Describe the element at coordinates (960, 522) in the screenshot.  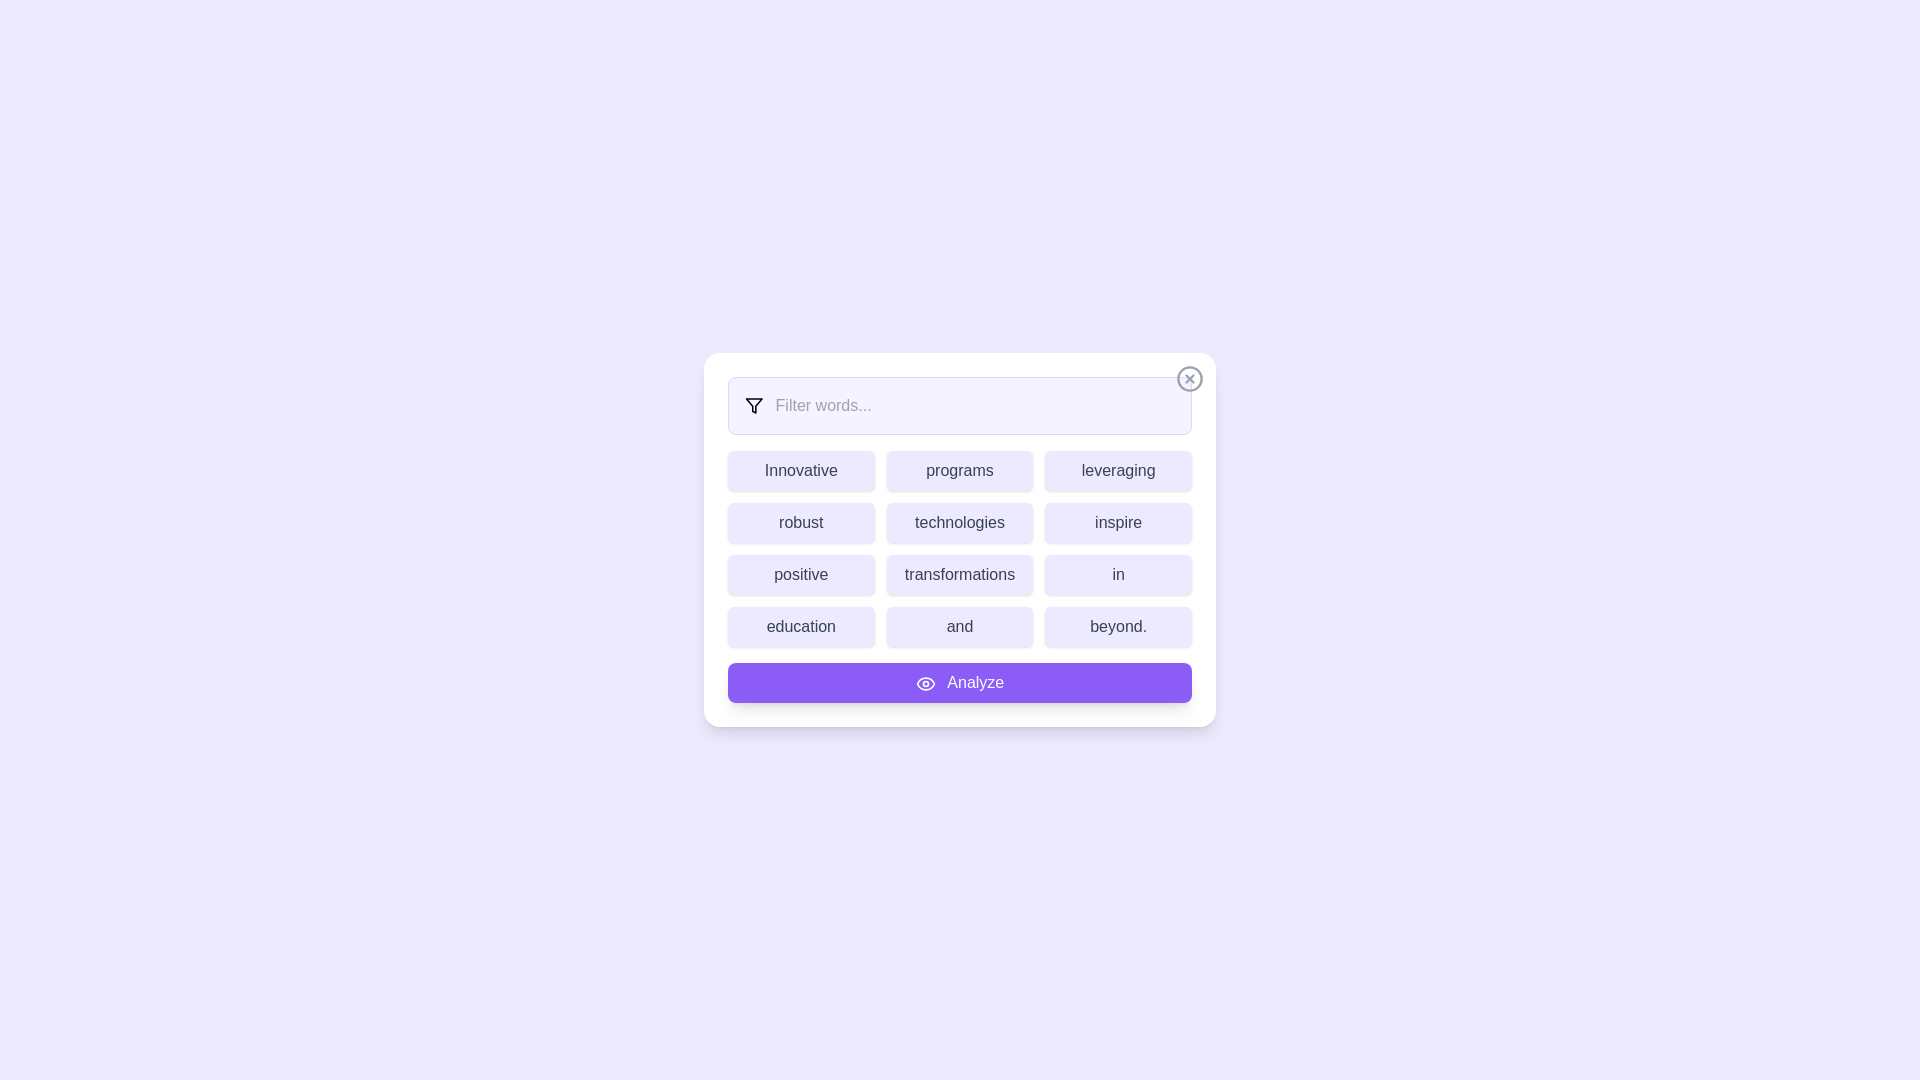
I see `the word technologies to highlight it` at that location.